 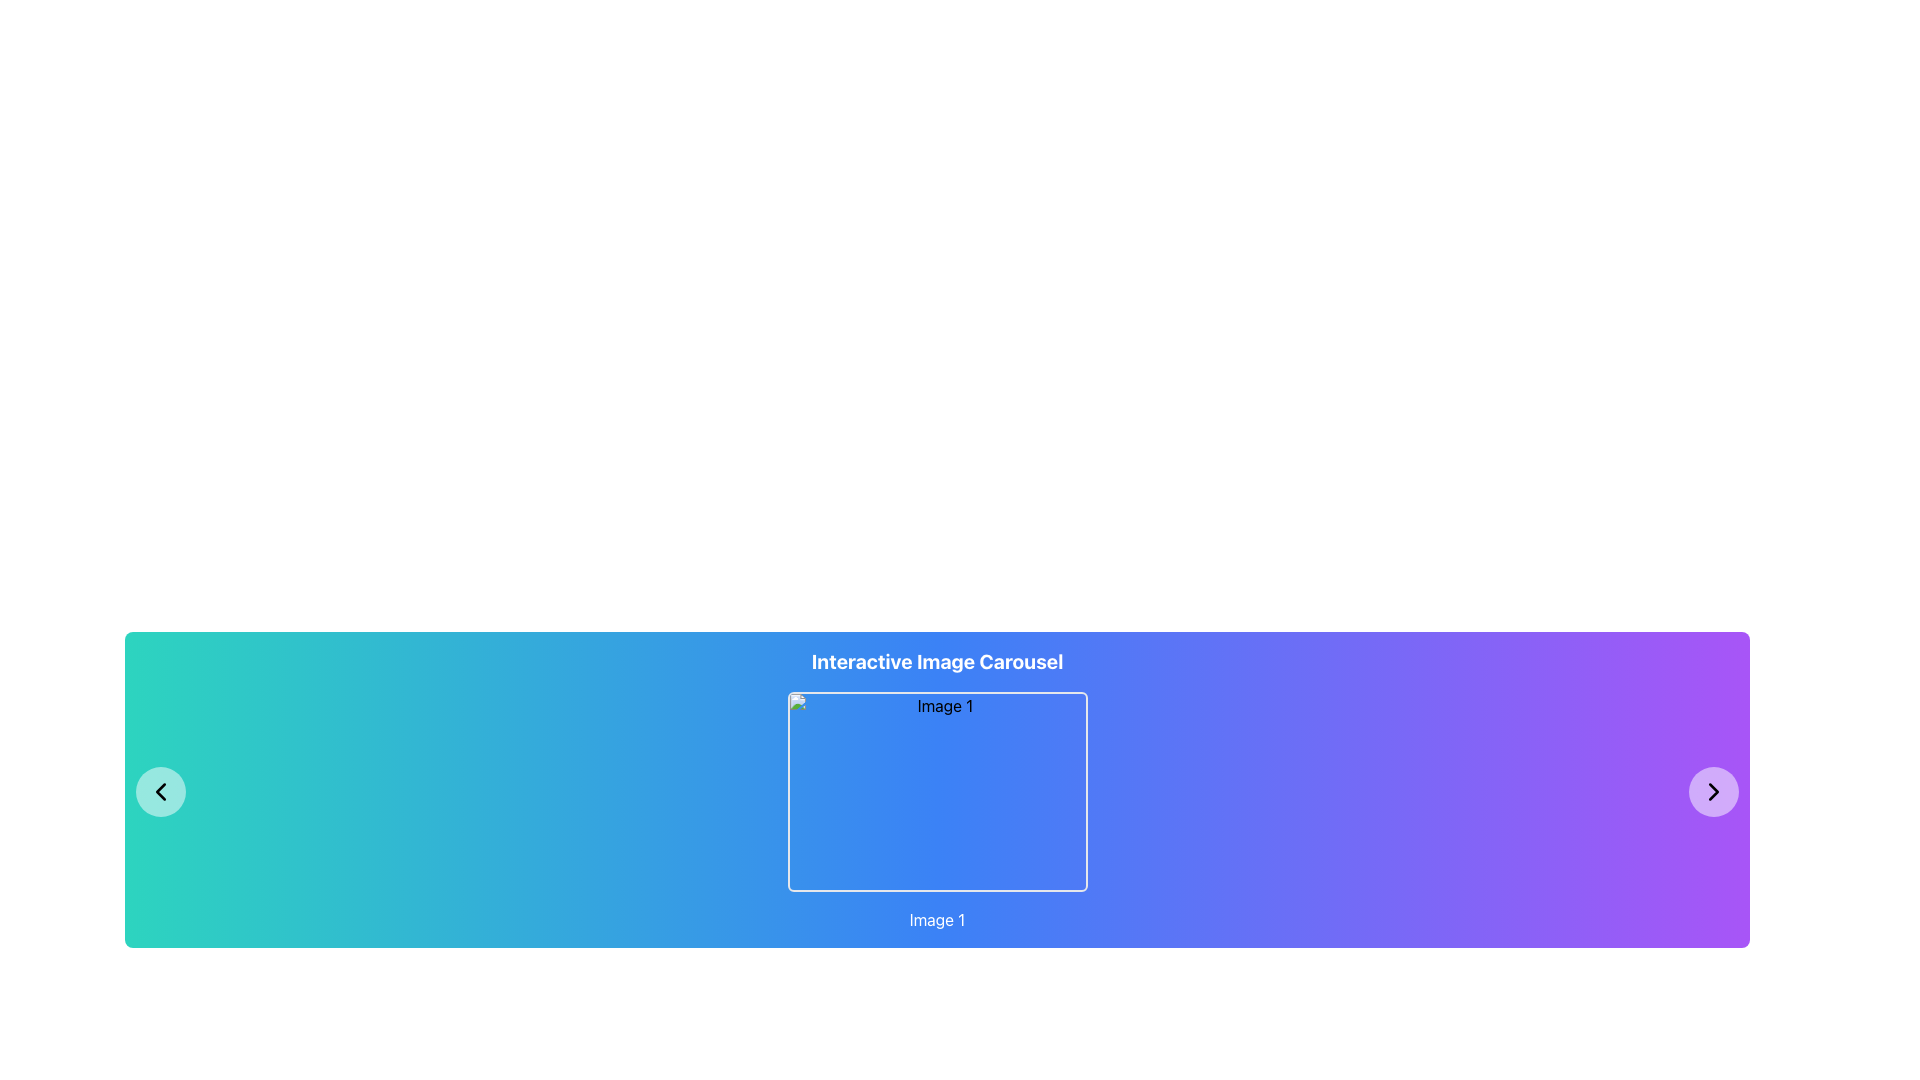 What do you see at coordinates (936, 920) in the screenshot?
I see `the text label located at the bottom of the central banner, which provides a description for the image above it` at bounding box center [936, 920].